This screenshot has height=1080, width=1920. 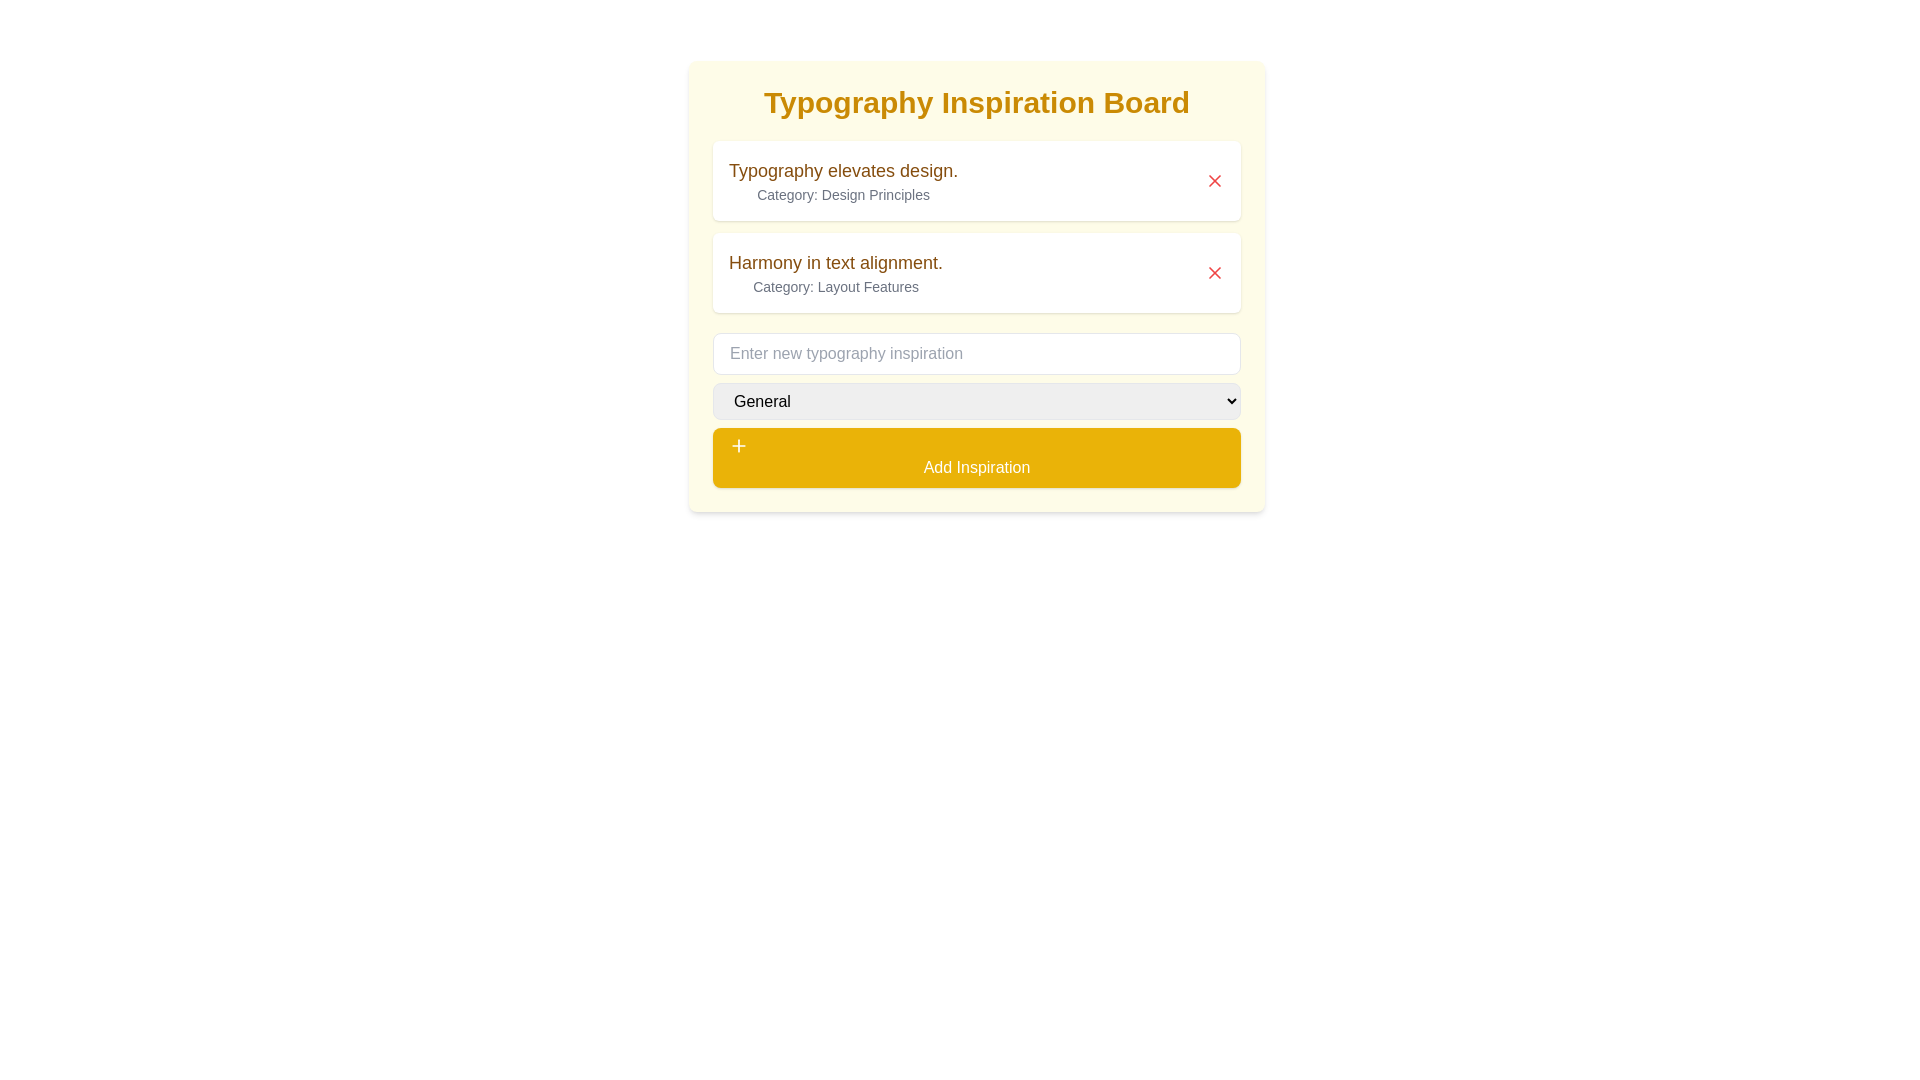 I want to click on the second item in the vertical list under the heading 'Typography Inspiration Board', which provides a description and its category, positioned below the item titled 'Typography elevates design', so click(x=835, y=273).